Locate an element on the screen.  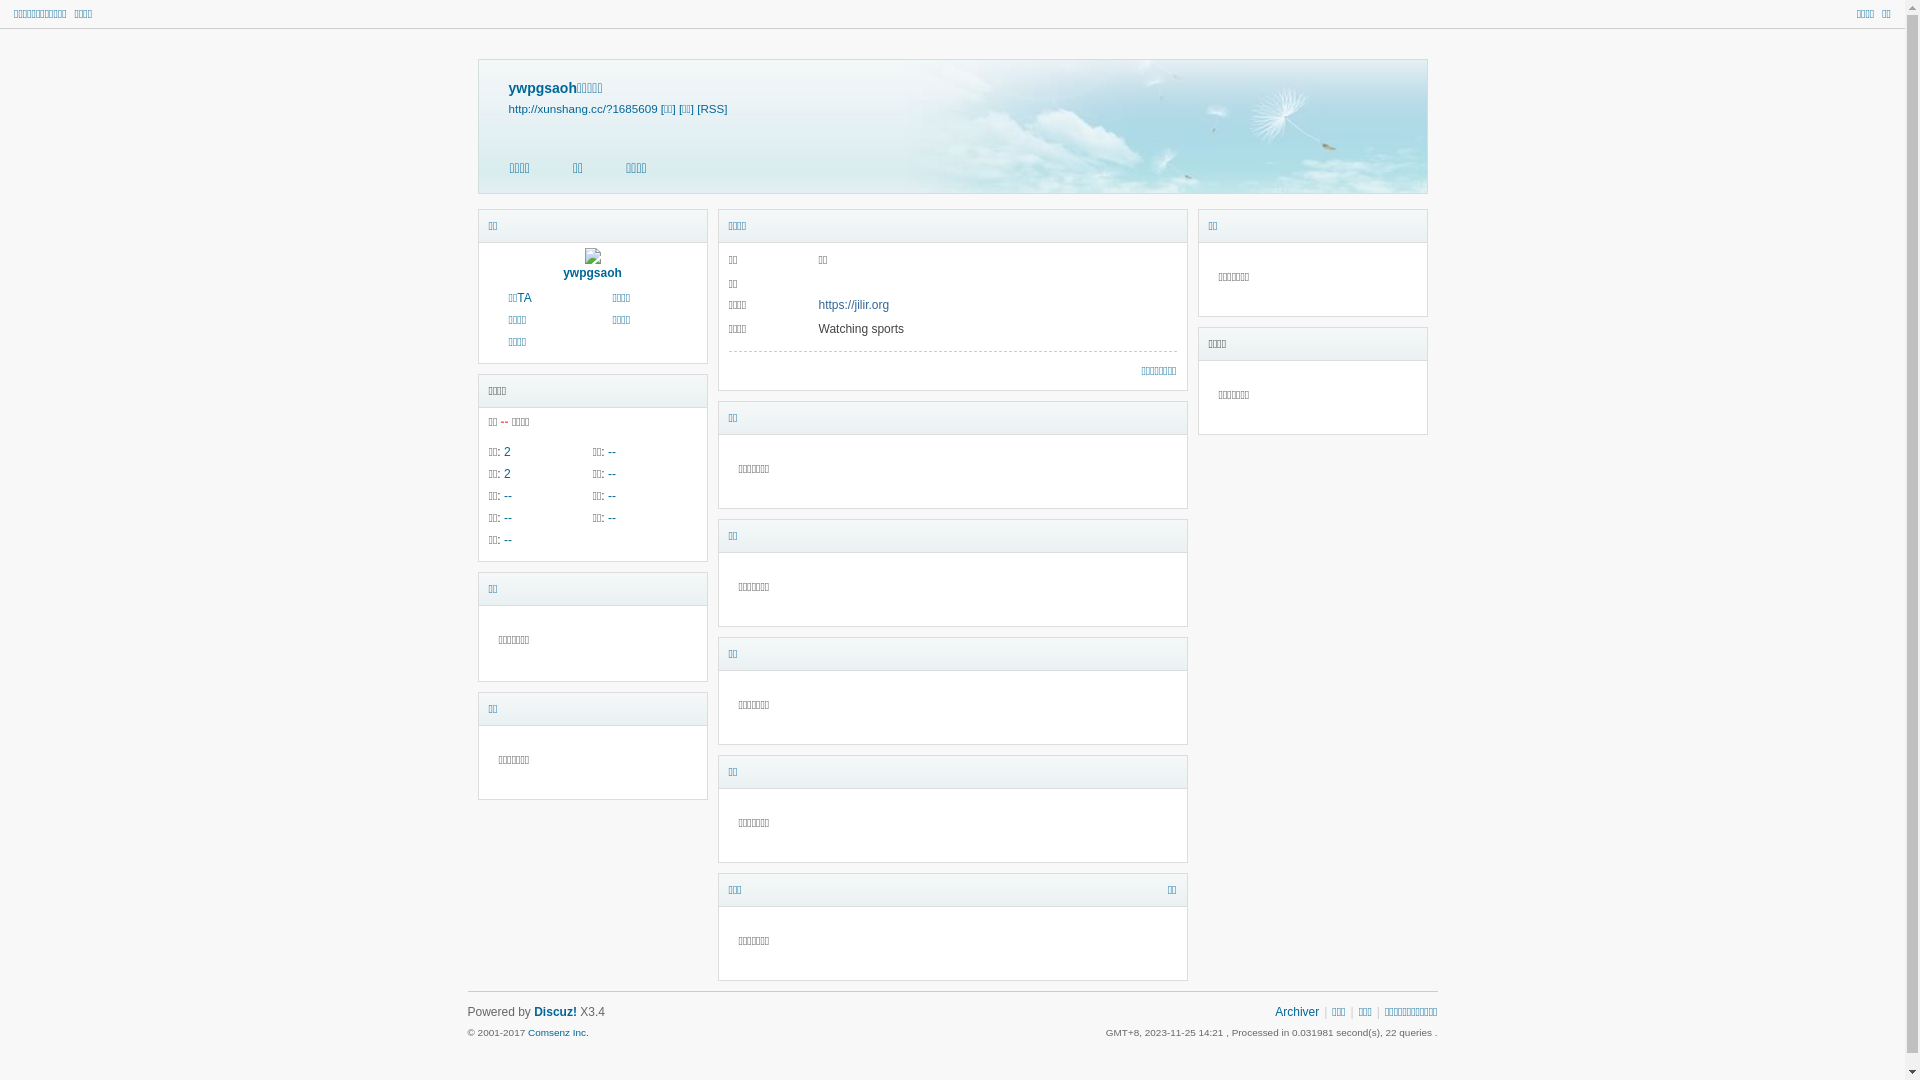
'http://xunshang.cc/?1685609' is located at coordinates (581, 108).